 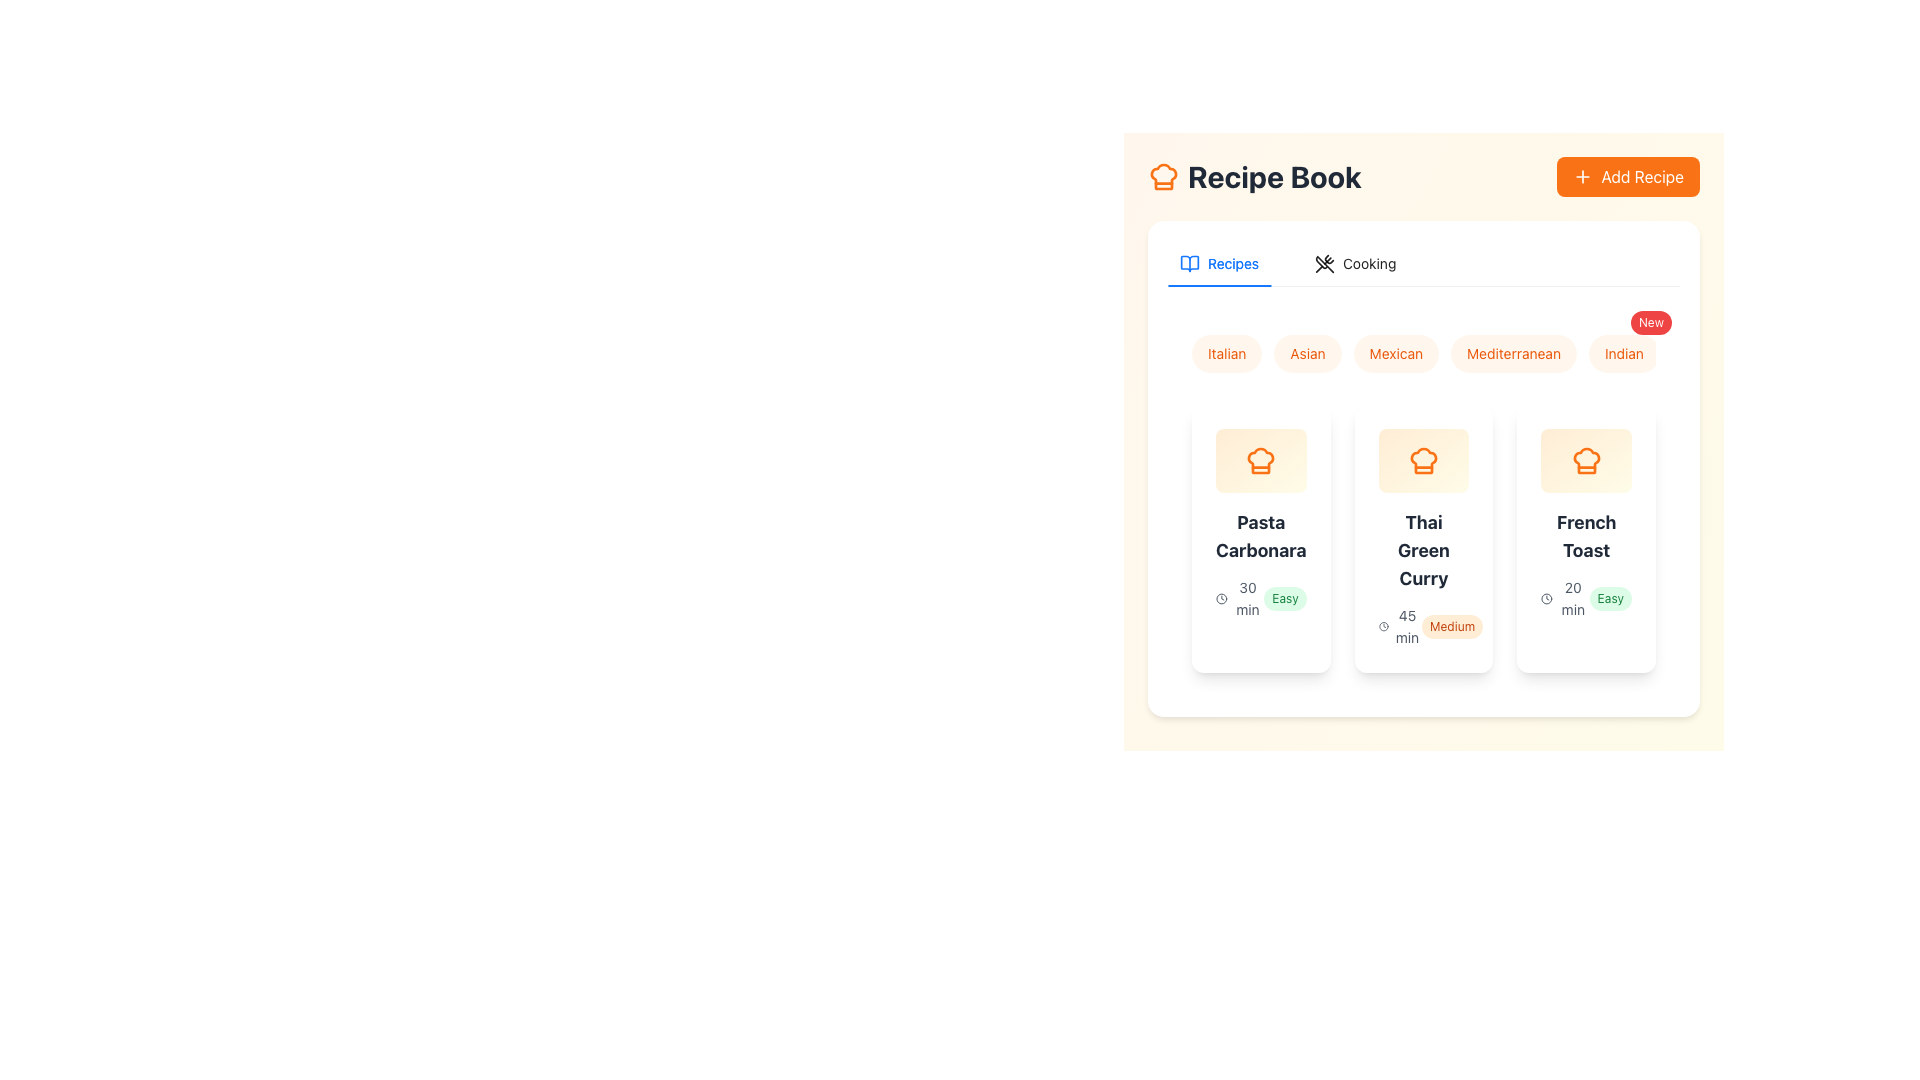 I want to click on the blue open book icon located to the left of the 'Recipes' tab in the navigation bar, so click(x=1190, y=258).